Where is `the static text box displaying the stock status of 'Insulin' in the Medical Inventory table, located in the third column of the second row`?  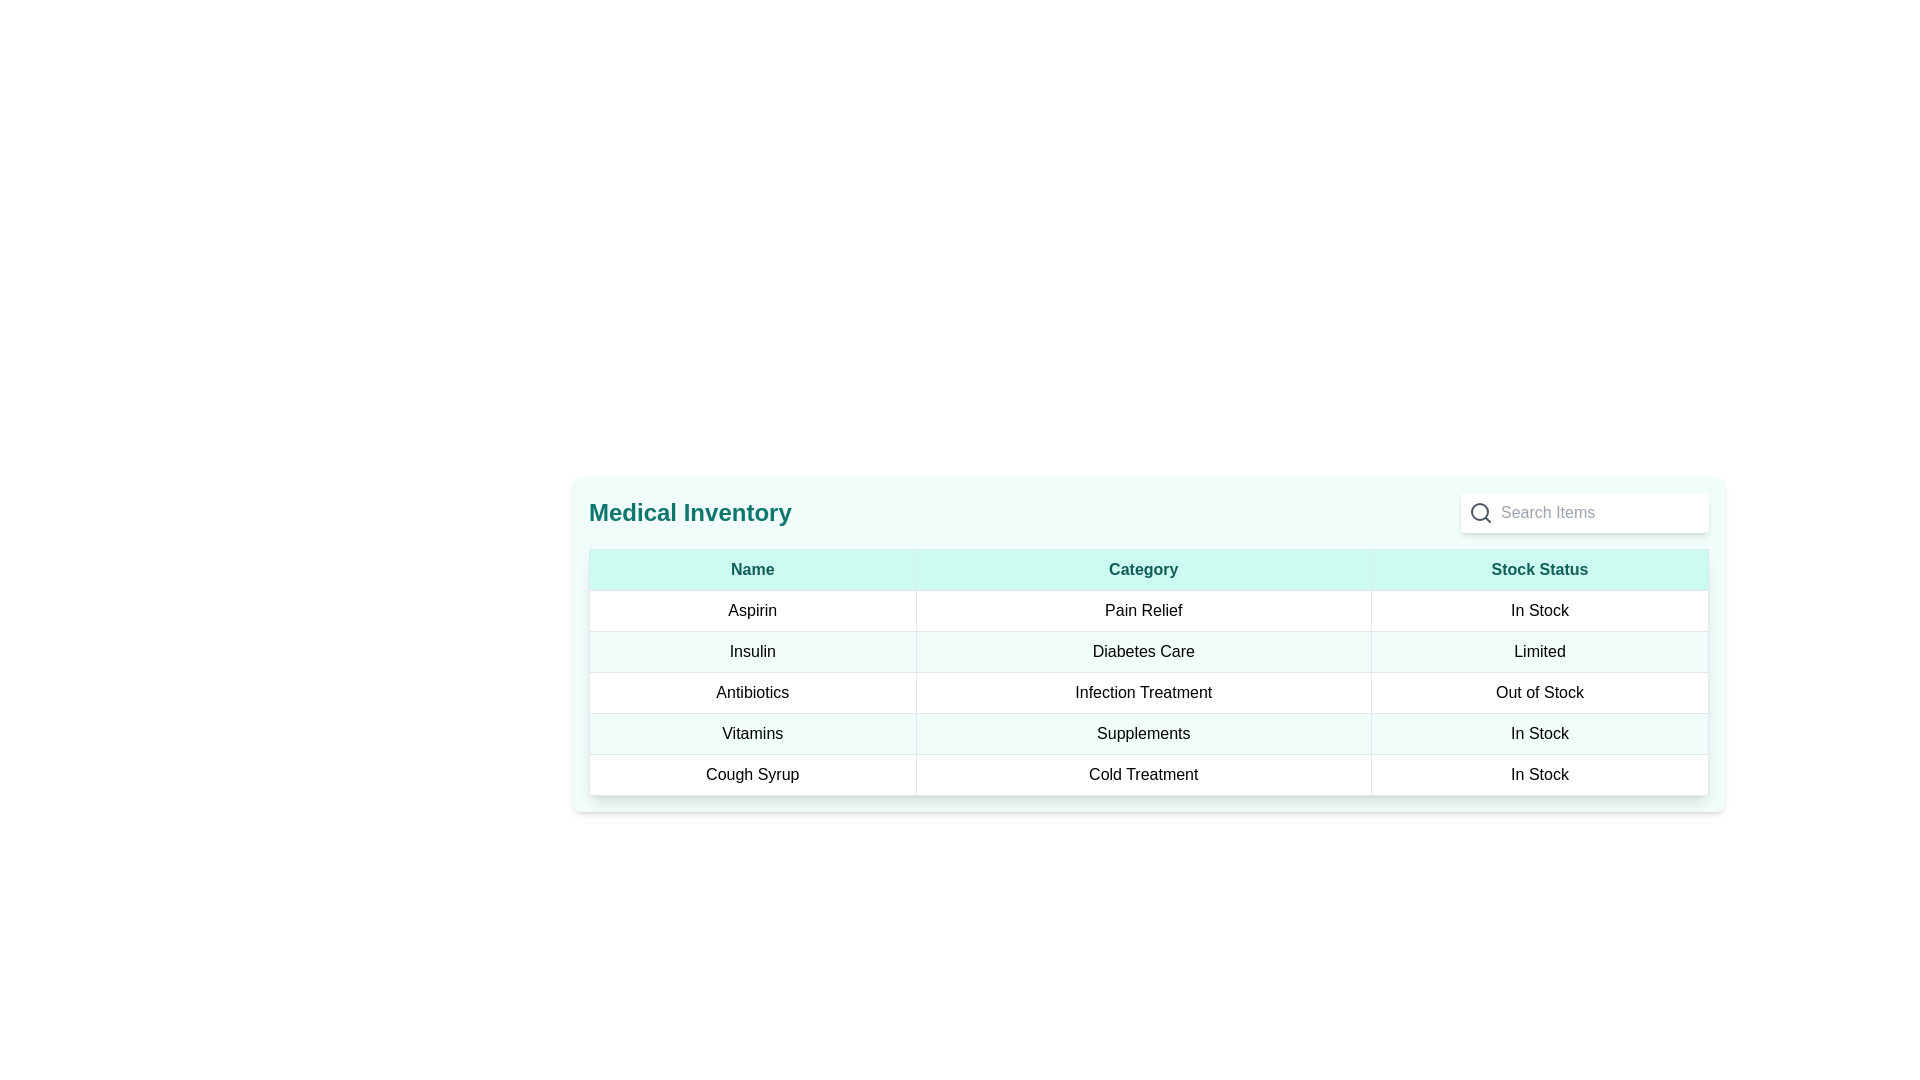
the static text box displaying the stock status of 'Insulin' in the Medical Inventory table, located in the third column of the second row is located at coordinates (1539, 651).